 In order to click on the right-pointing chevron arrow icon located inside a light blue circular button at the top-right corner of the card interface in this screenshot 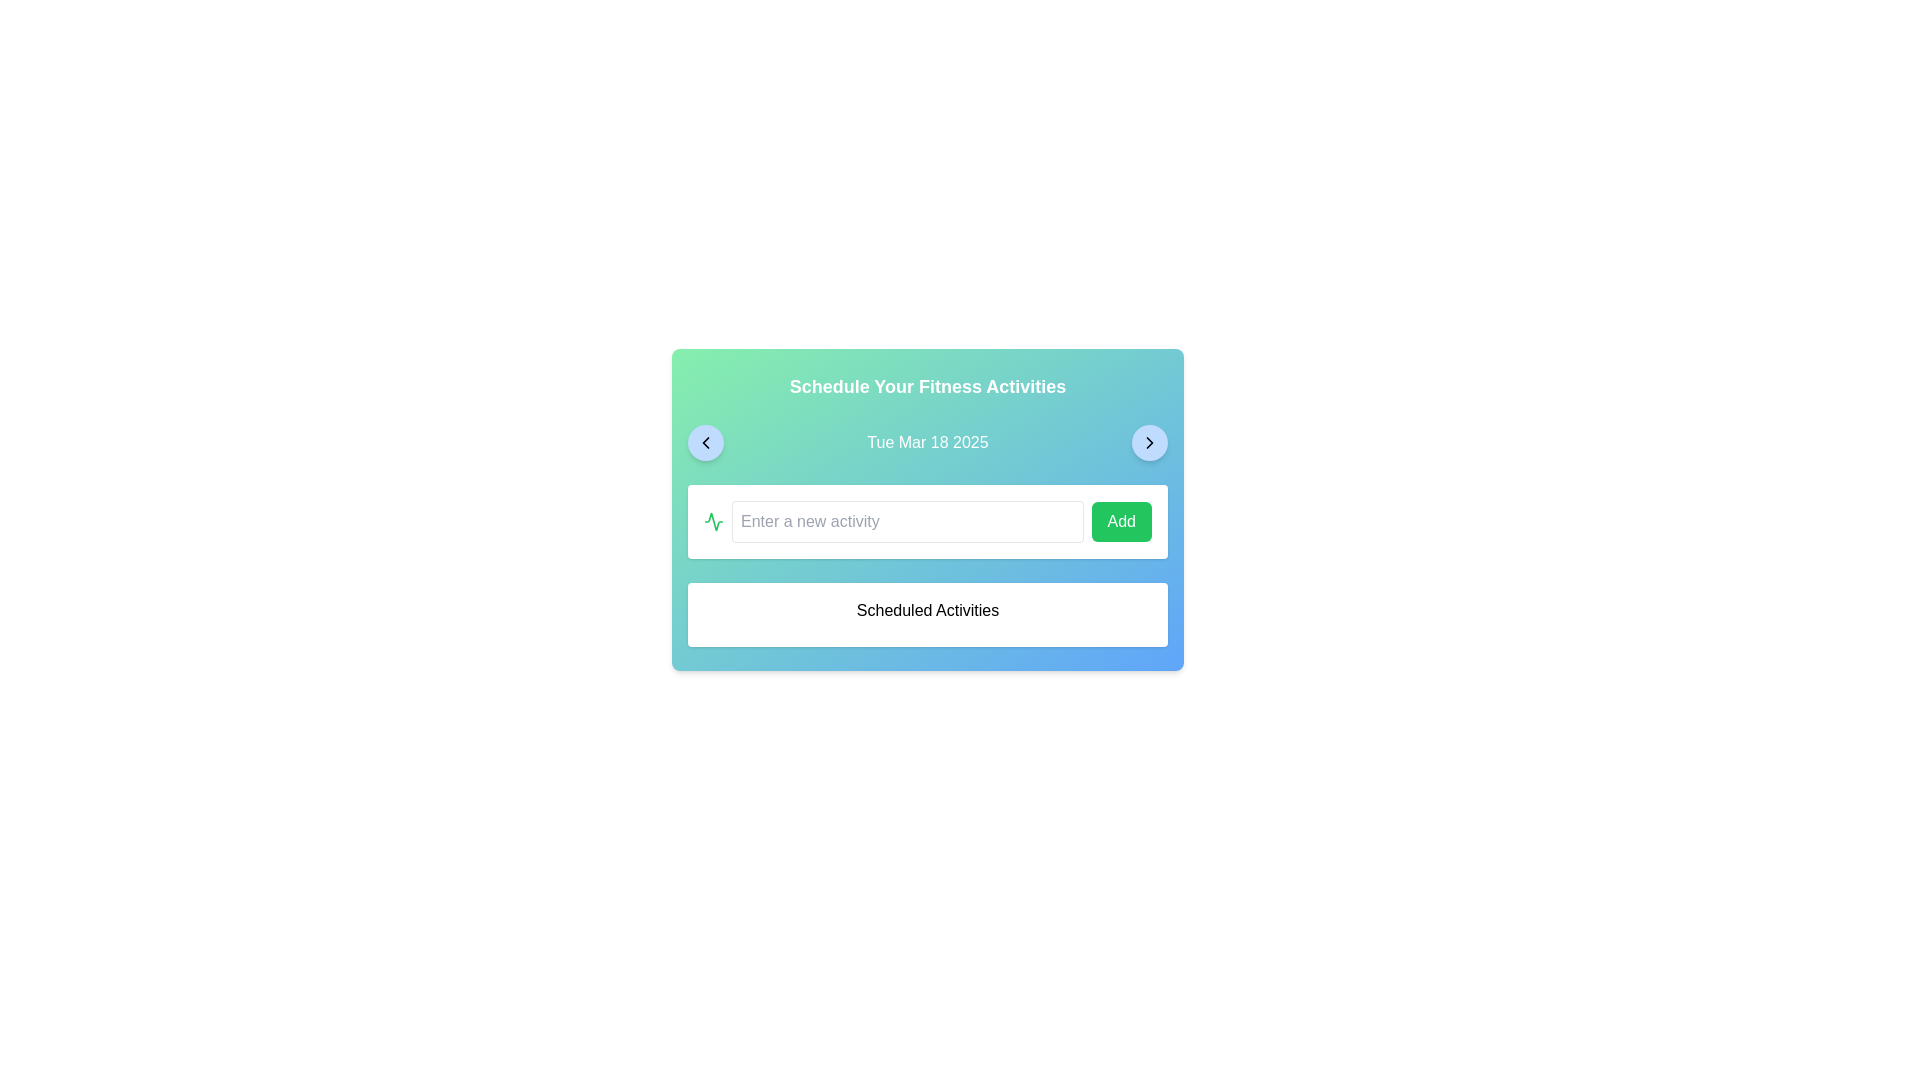, I will do `click(1150, 442)`.